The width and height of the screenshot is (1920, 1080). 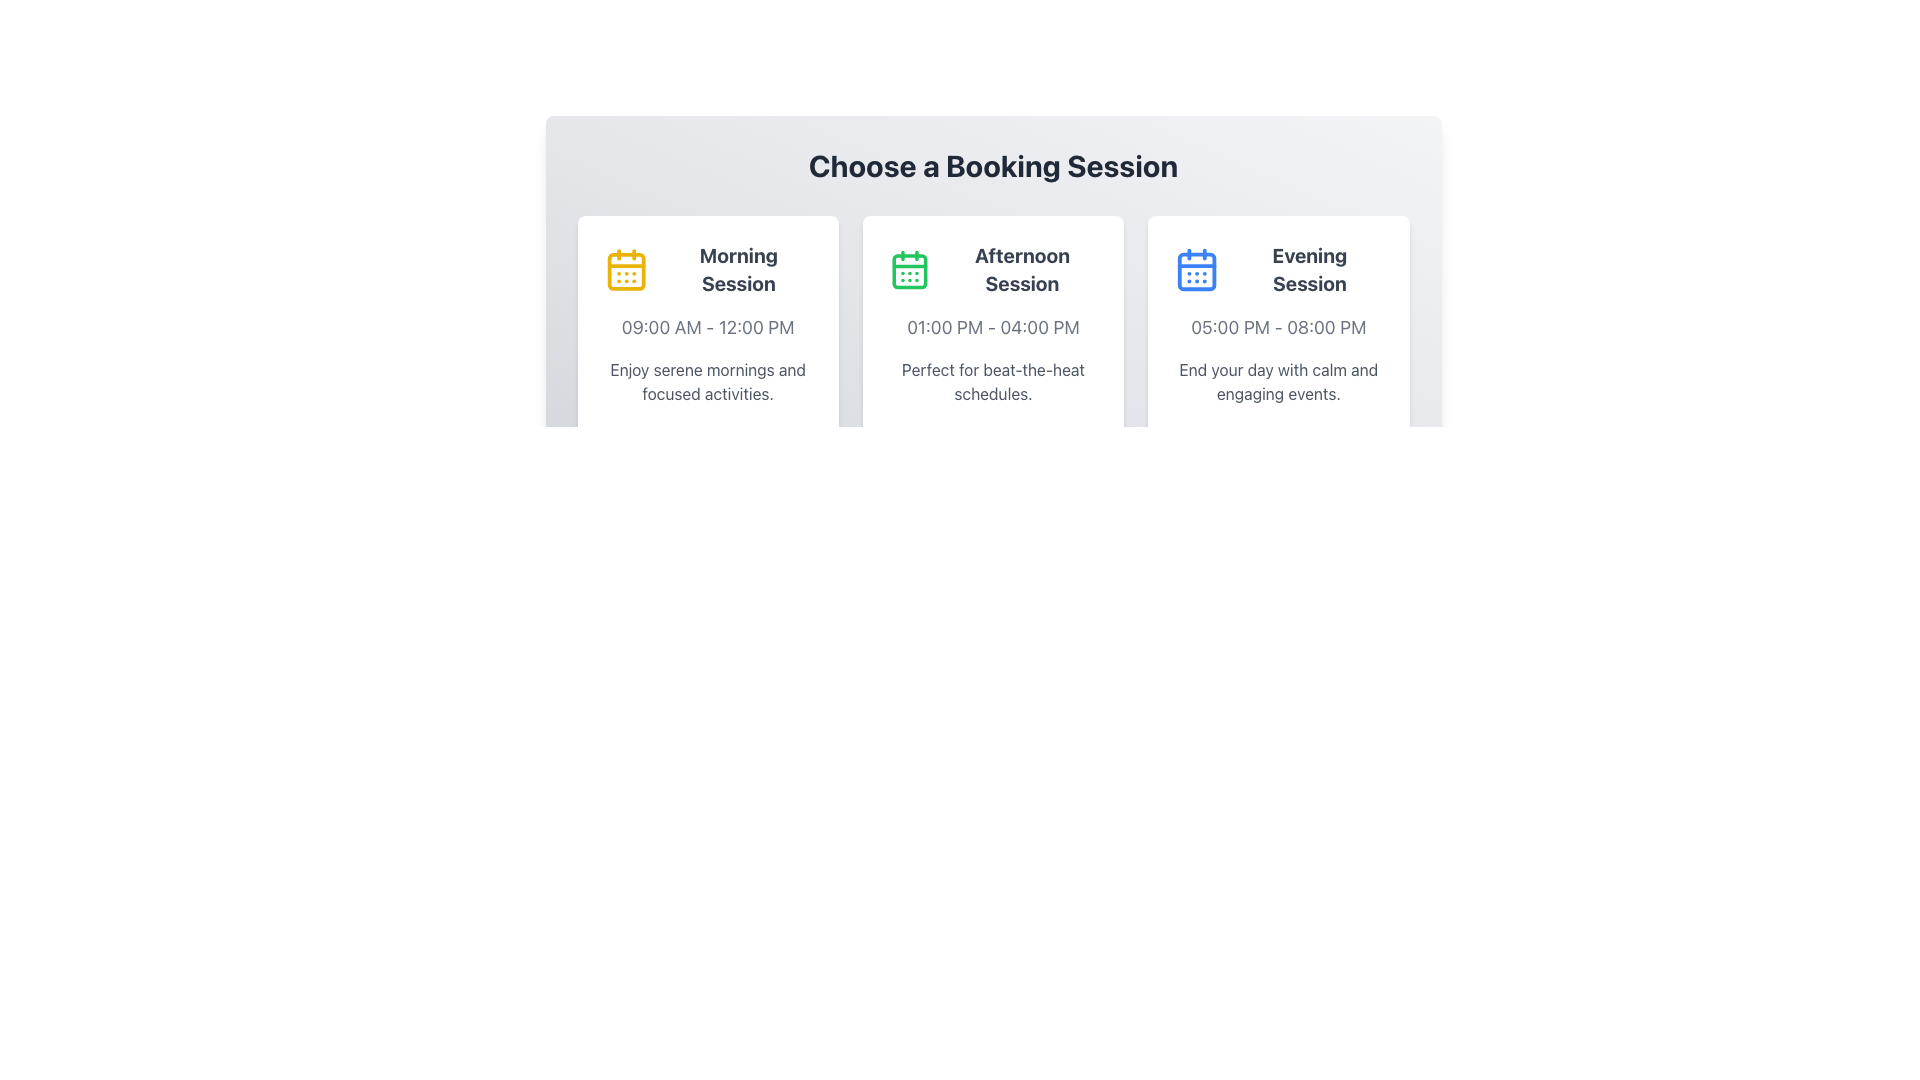 I want to click on the Icon representing the afternoon session time slot, which is located within the 'Afternoon Session' card, second from the left among three cards in the central area of the interface, so click(x=908, y=271).